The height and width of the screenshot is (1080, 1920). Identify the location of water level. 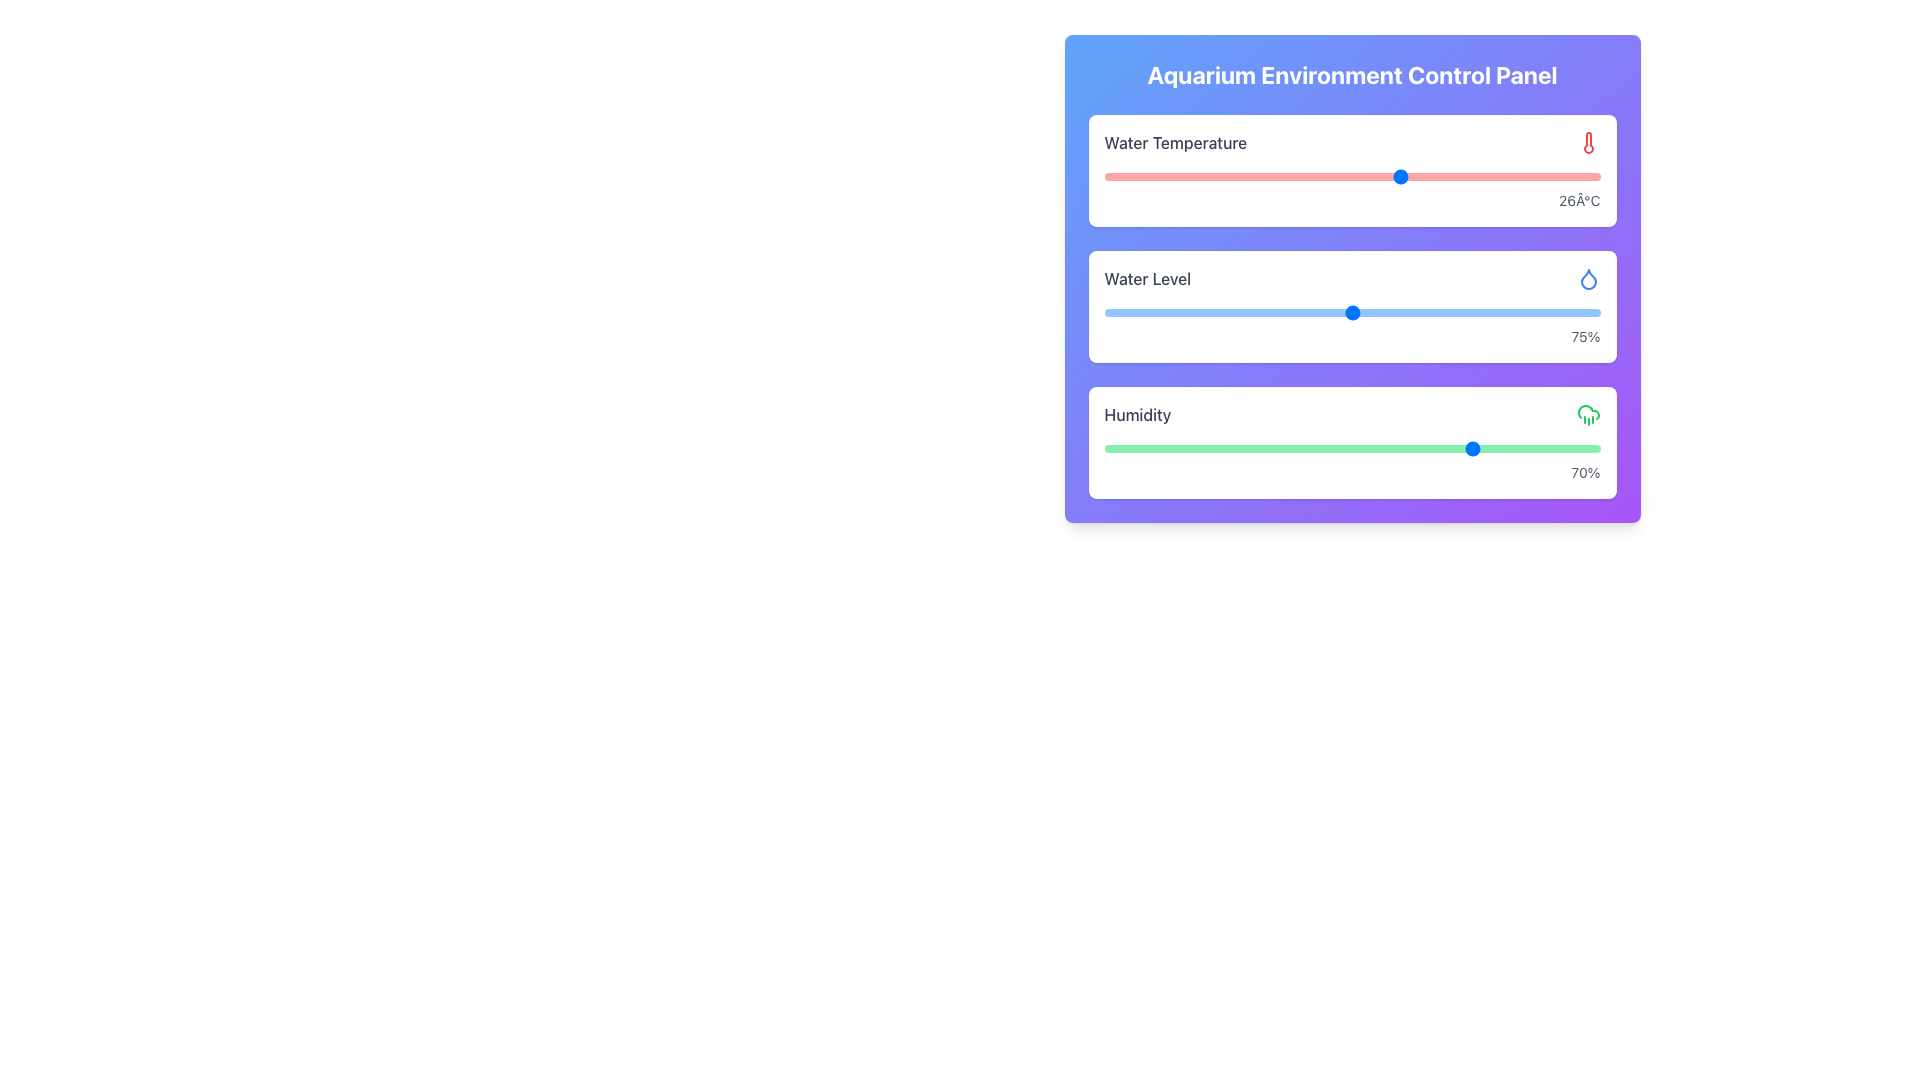
(1302, 312).